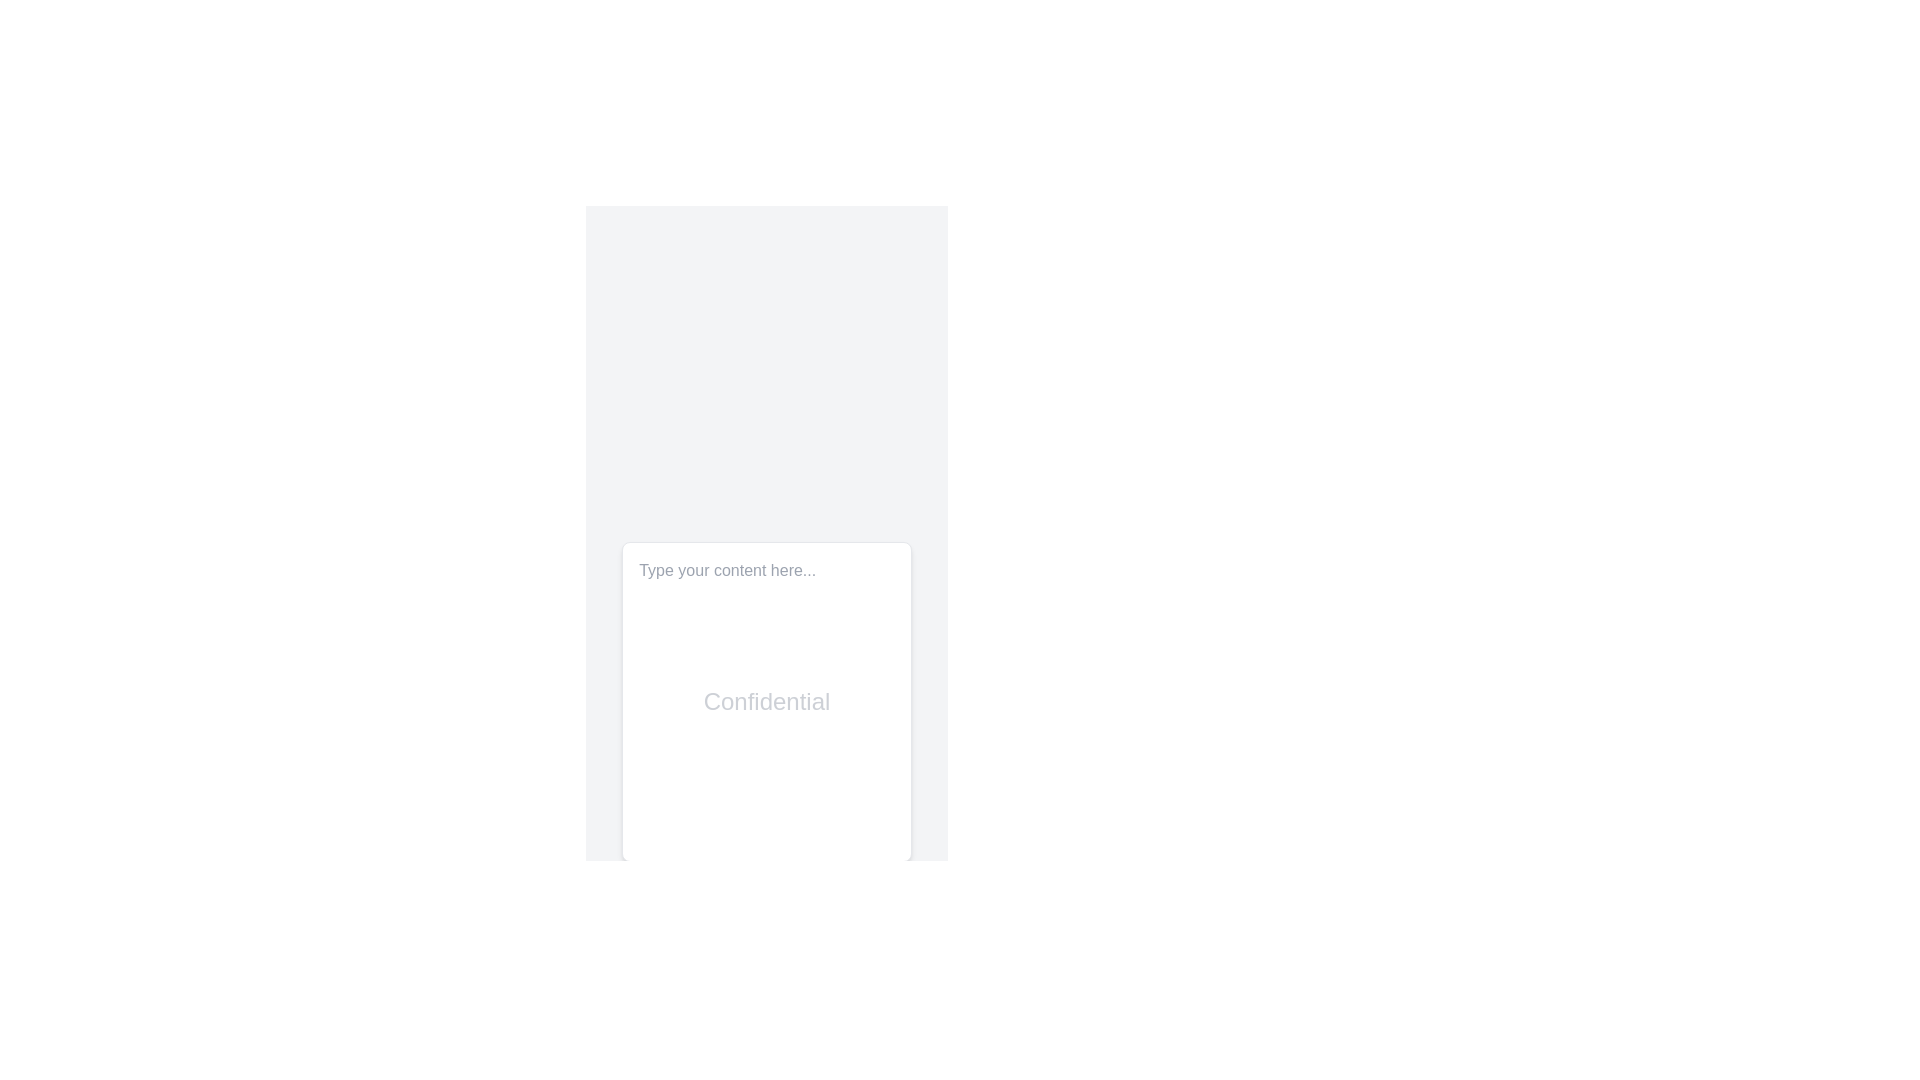 This screenshot has height=1080, width=1920. What do you see at coordinates (766, 701) in the screenshot?
I see `and delete the existing text in the text area marked with the watermark 'Confidential', centrally located in the interface` at bounding box center [766, 701].